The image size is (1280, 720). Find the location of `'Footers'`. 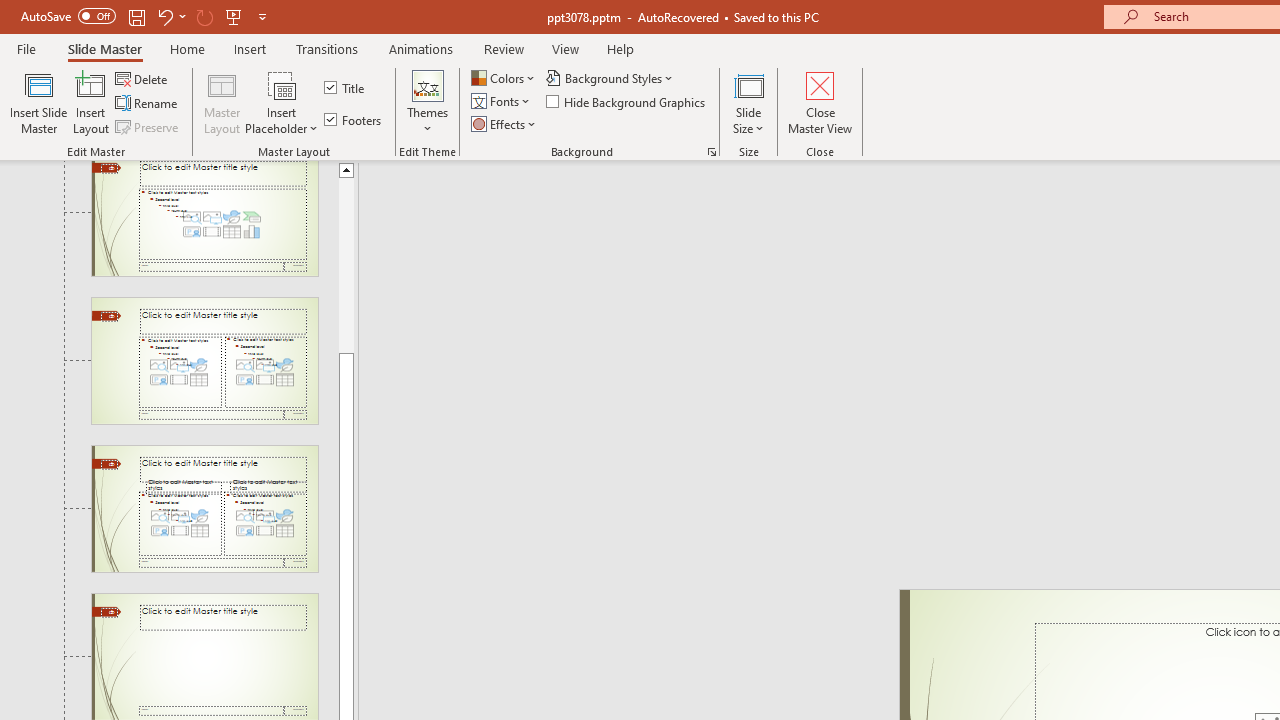

'Footers' is located at coordinates (354, 119).